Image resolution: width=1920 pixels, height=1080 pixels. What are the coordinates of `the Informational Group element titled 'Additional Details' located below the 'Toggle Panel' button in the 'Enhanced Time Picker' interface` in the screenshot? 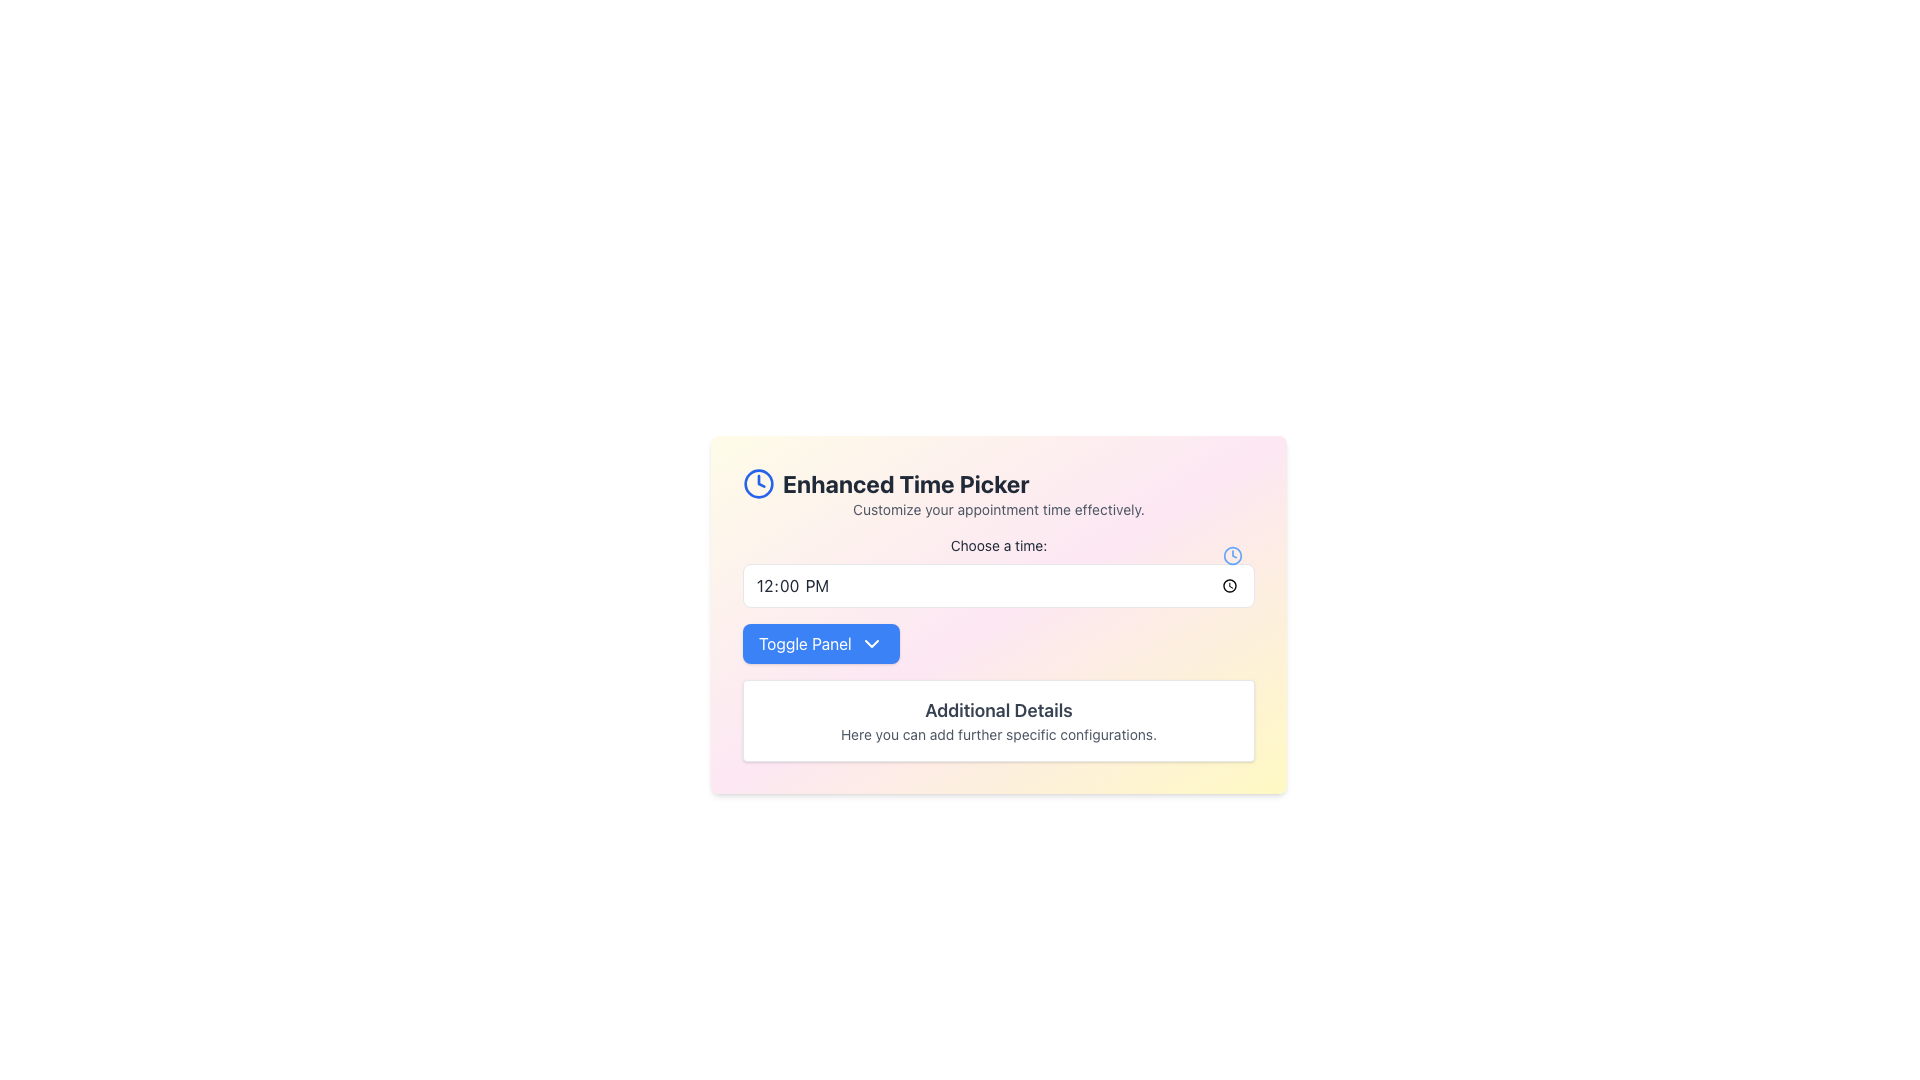 It's located at (998, 721).